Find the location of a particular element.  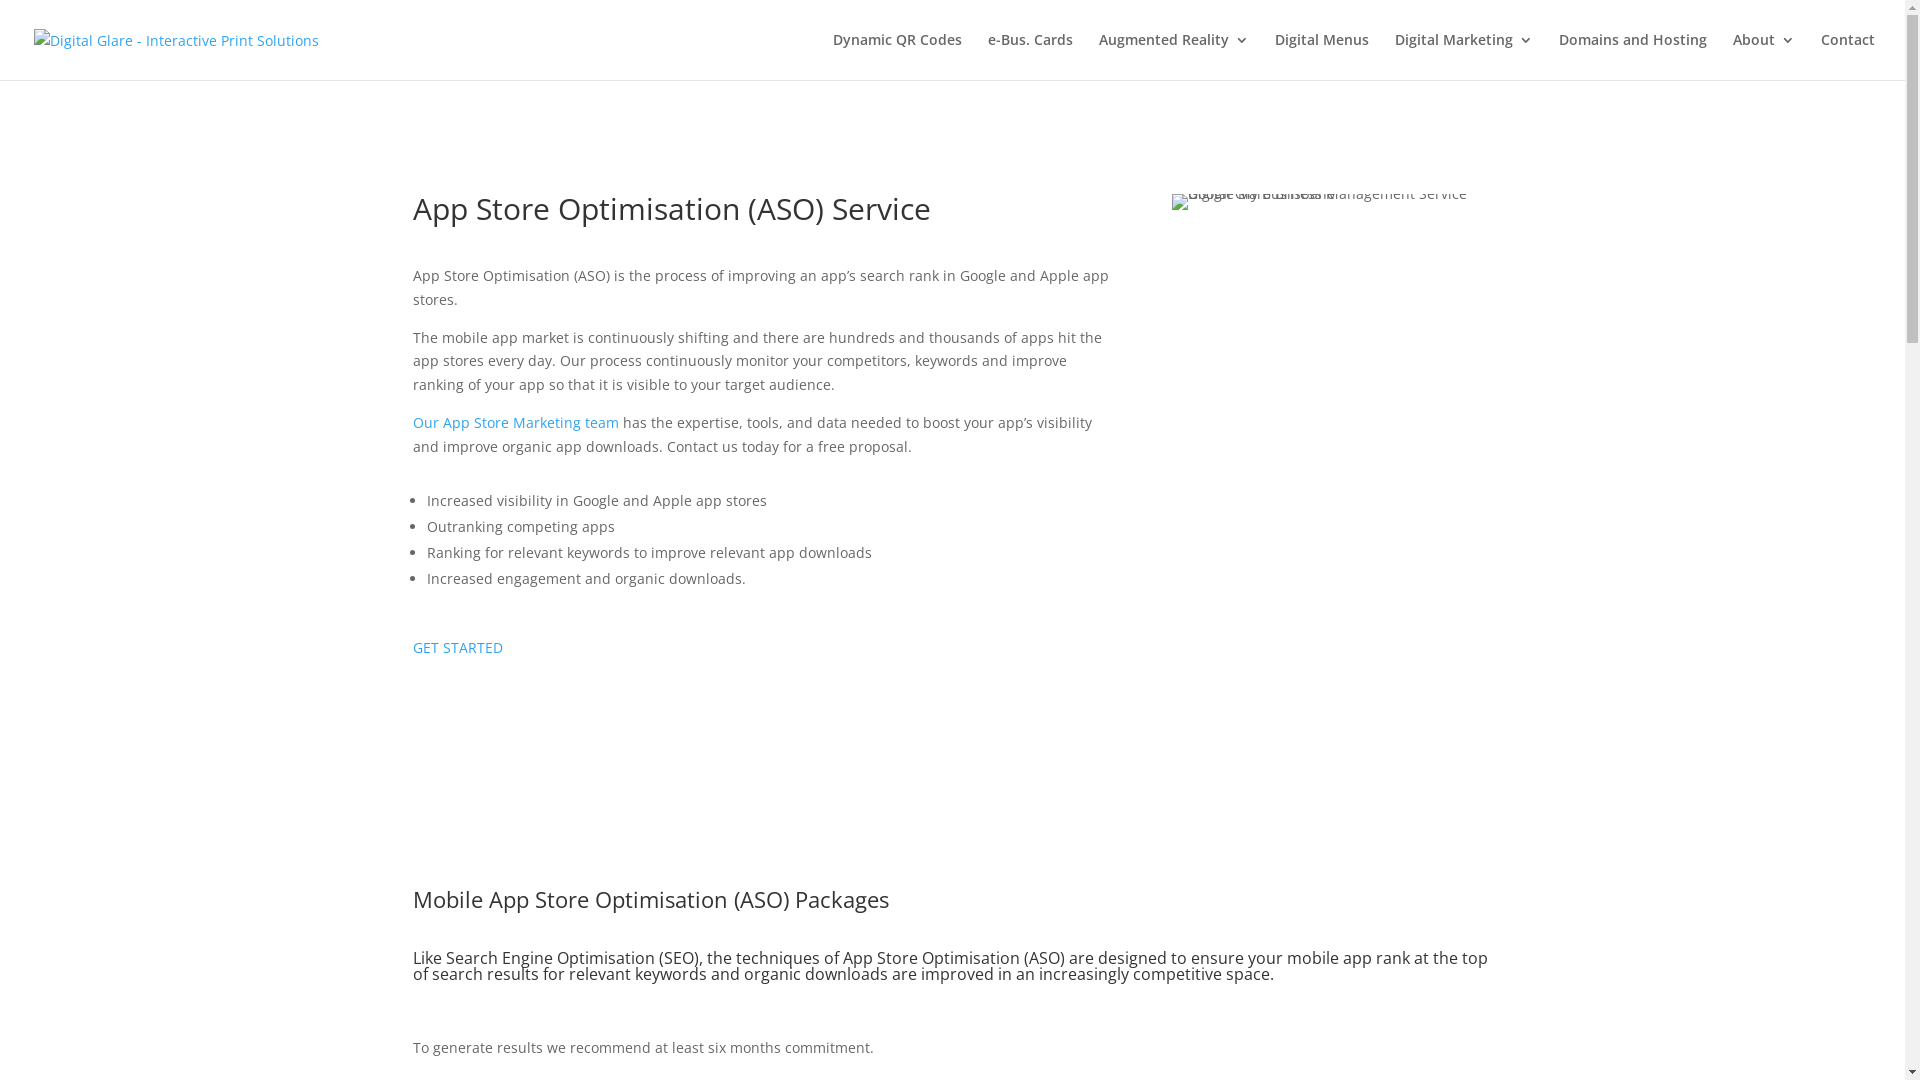

'GET STARTED' is located at coordinates (455, 647).